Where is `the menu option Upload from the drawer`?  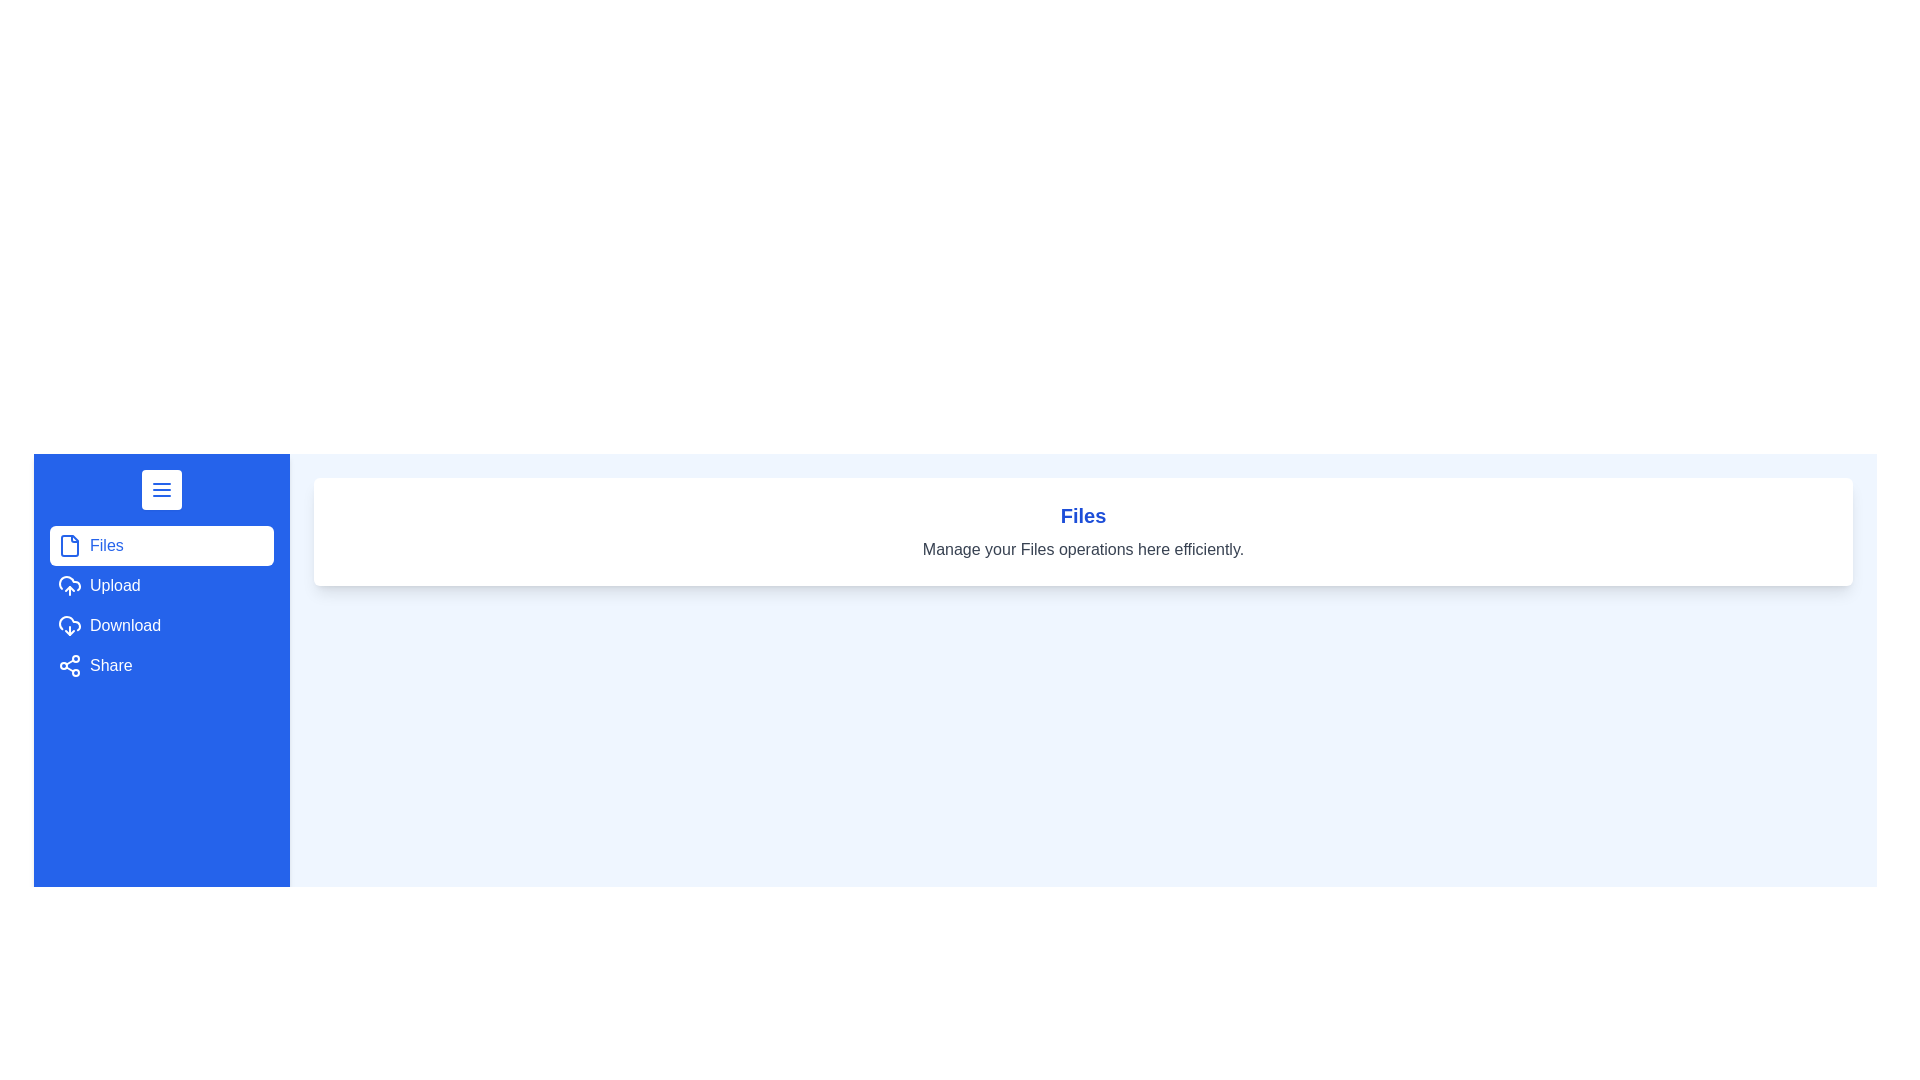 the menu option Upload from the drawer is located at coordinates (162, 585).